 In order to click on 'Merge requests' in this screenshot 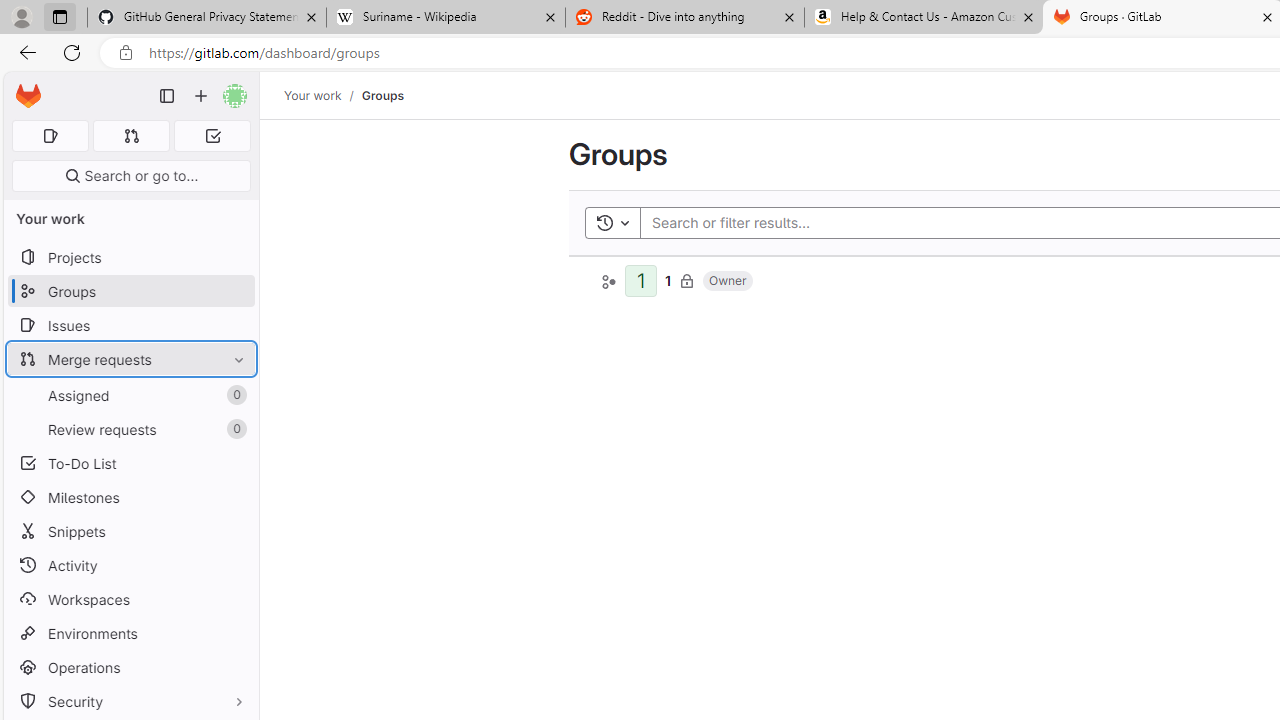, I will do `click(130, 358)`.